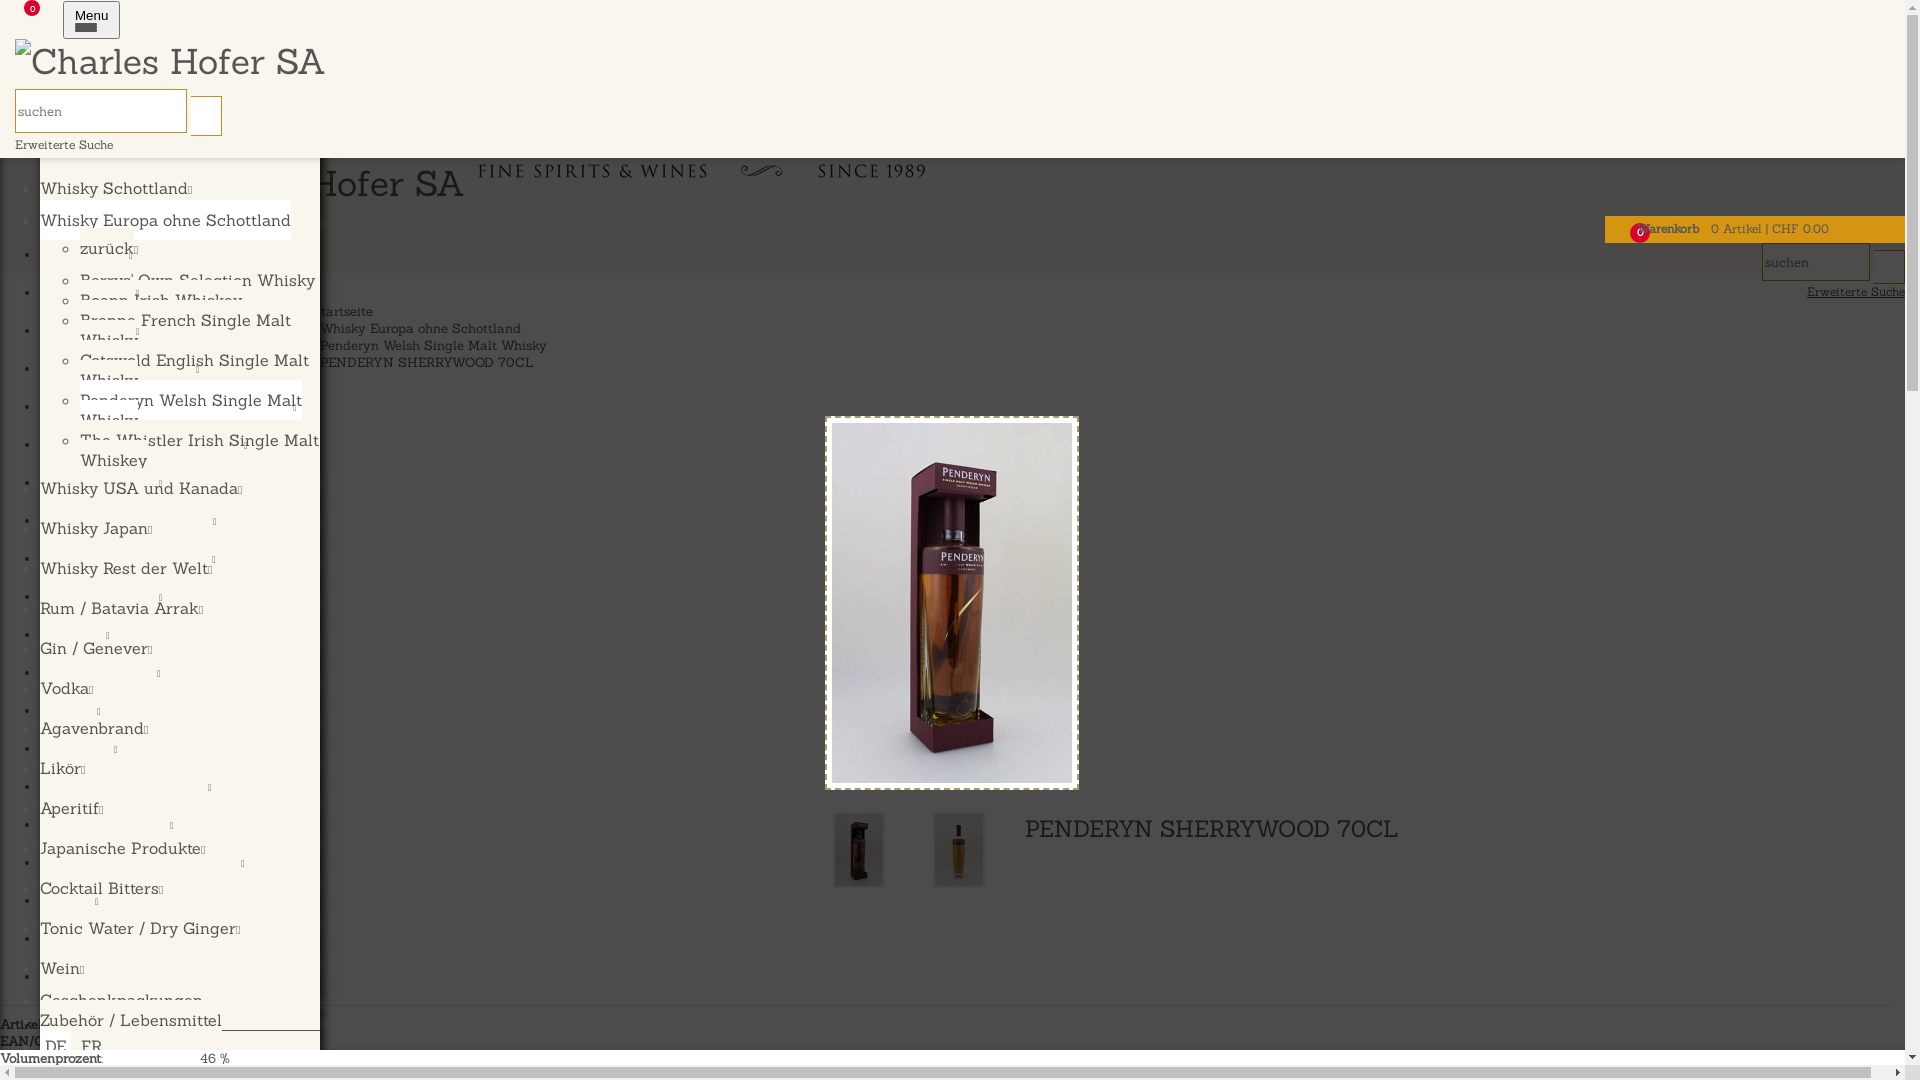 The height and width of the screenshot is (1080, 1920). Describe the element at coordinates (55, 1044) in the screenshot. I see `'DE'` at that location.